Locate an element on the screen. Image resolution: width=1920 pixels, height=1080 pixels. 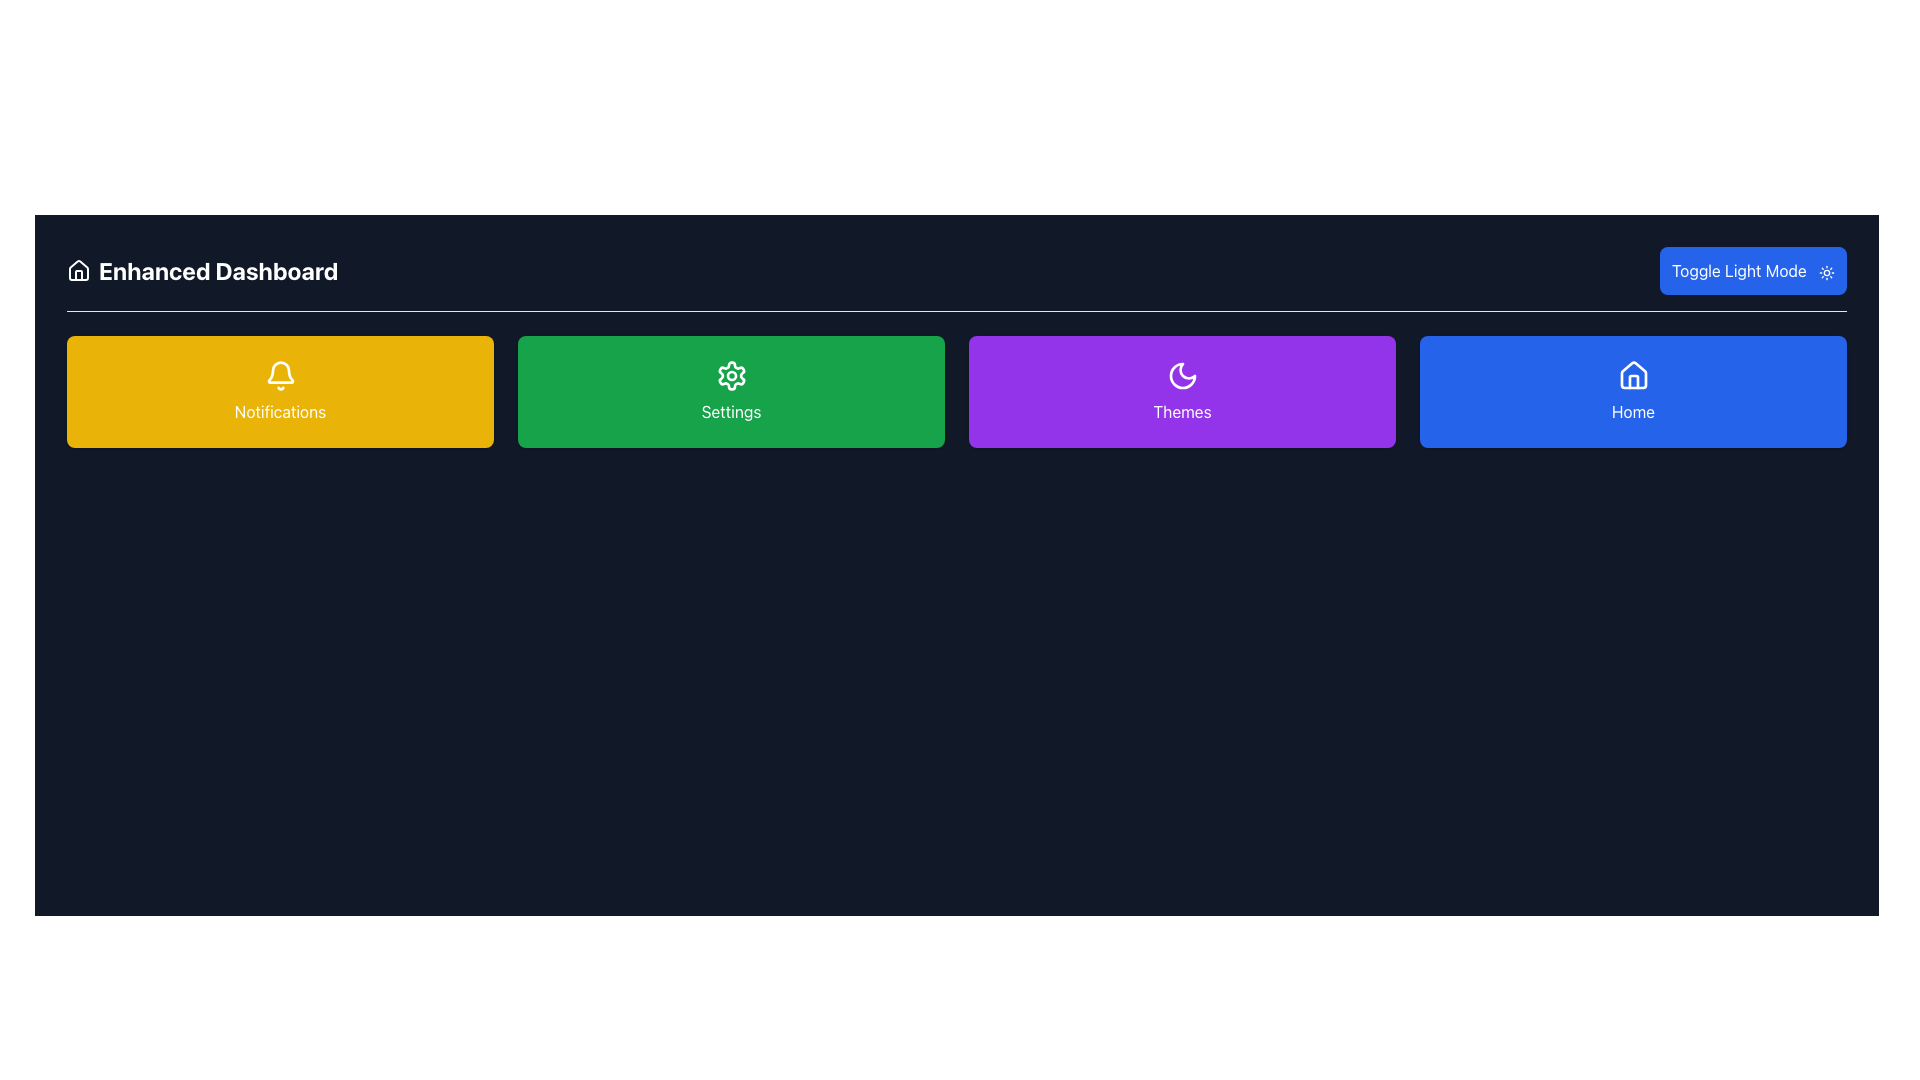
the stylized house SVG icon located in the 'Home' section, which is positioned at the far right and has a white outline with no fill is located at coordinates (1633, 375).